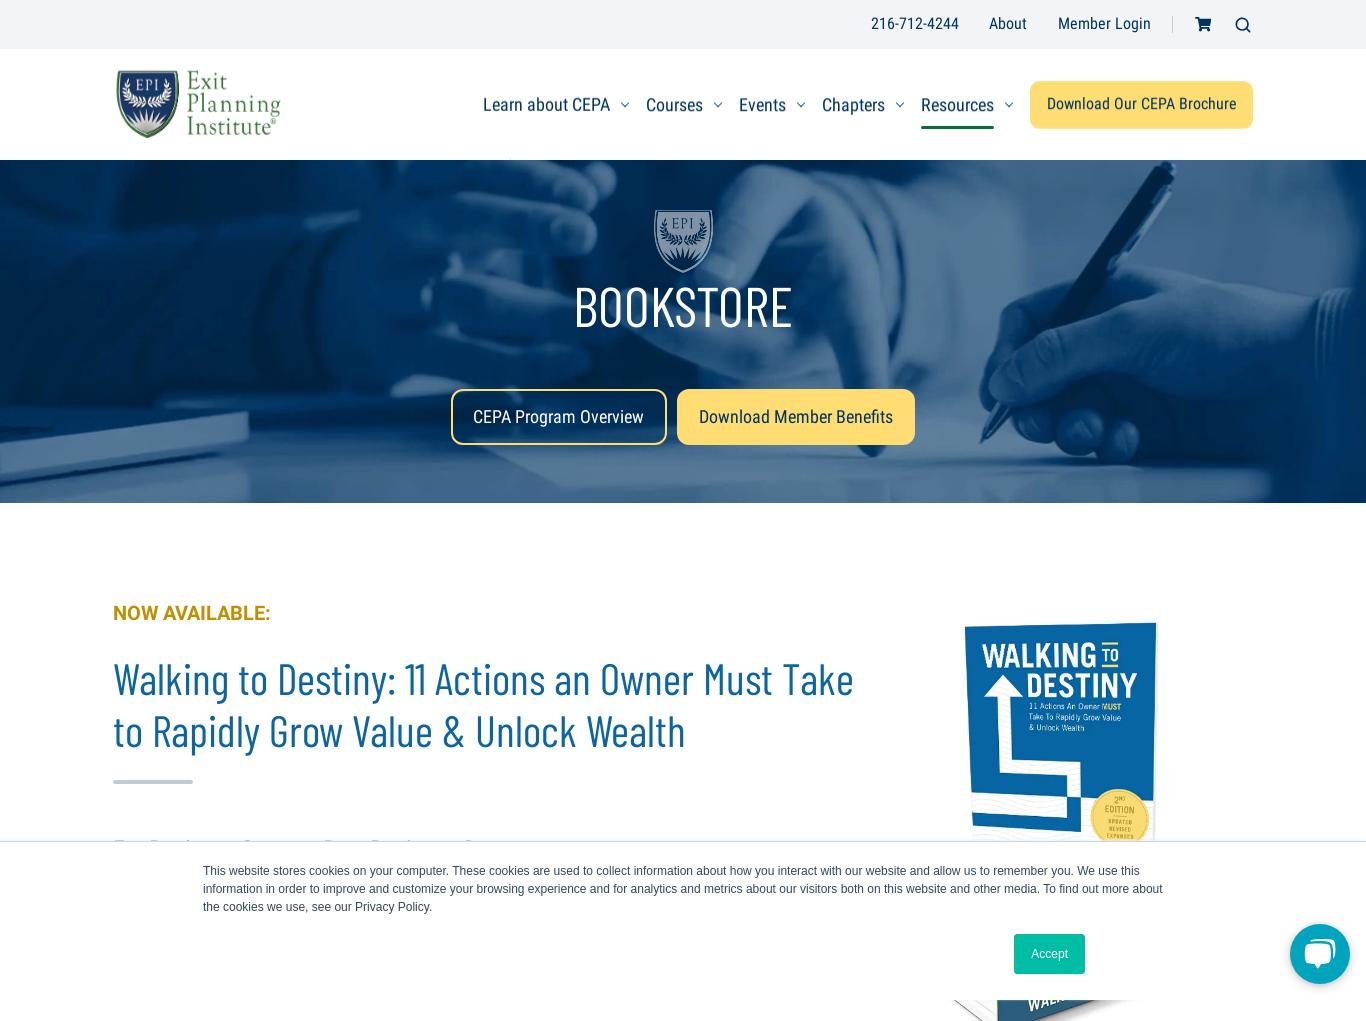 The image size is (1366, 1021). Describe the element at coordinates (483, 702) in the screenshot. I see `'Walking to Destiny: 11 Actions an Owner Must Take to Rapidly Grow Value & Unlock Wealth'` at that location.